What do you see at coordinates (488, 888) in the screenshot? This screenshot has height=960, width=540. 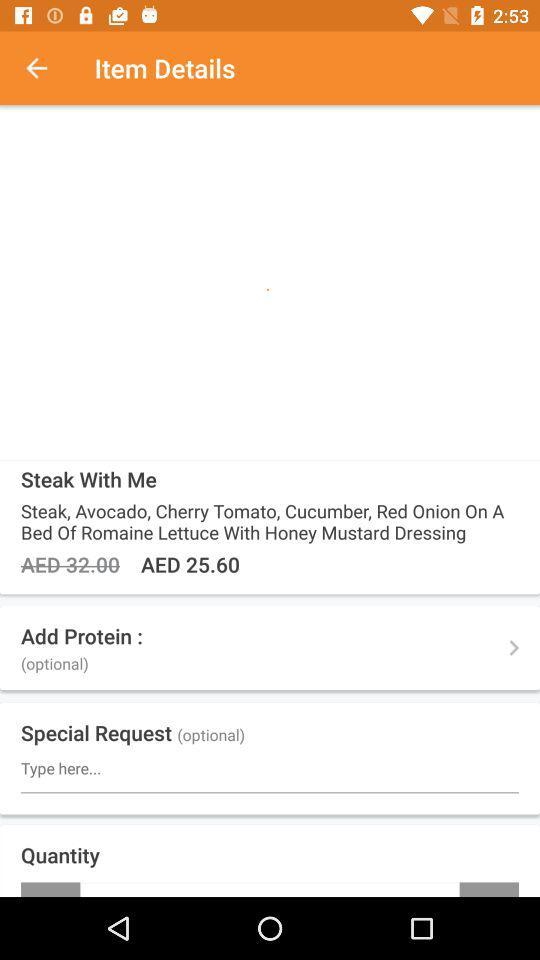 I see `the + icon` at bounding box center [488, 888].